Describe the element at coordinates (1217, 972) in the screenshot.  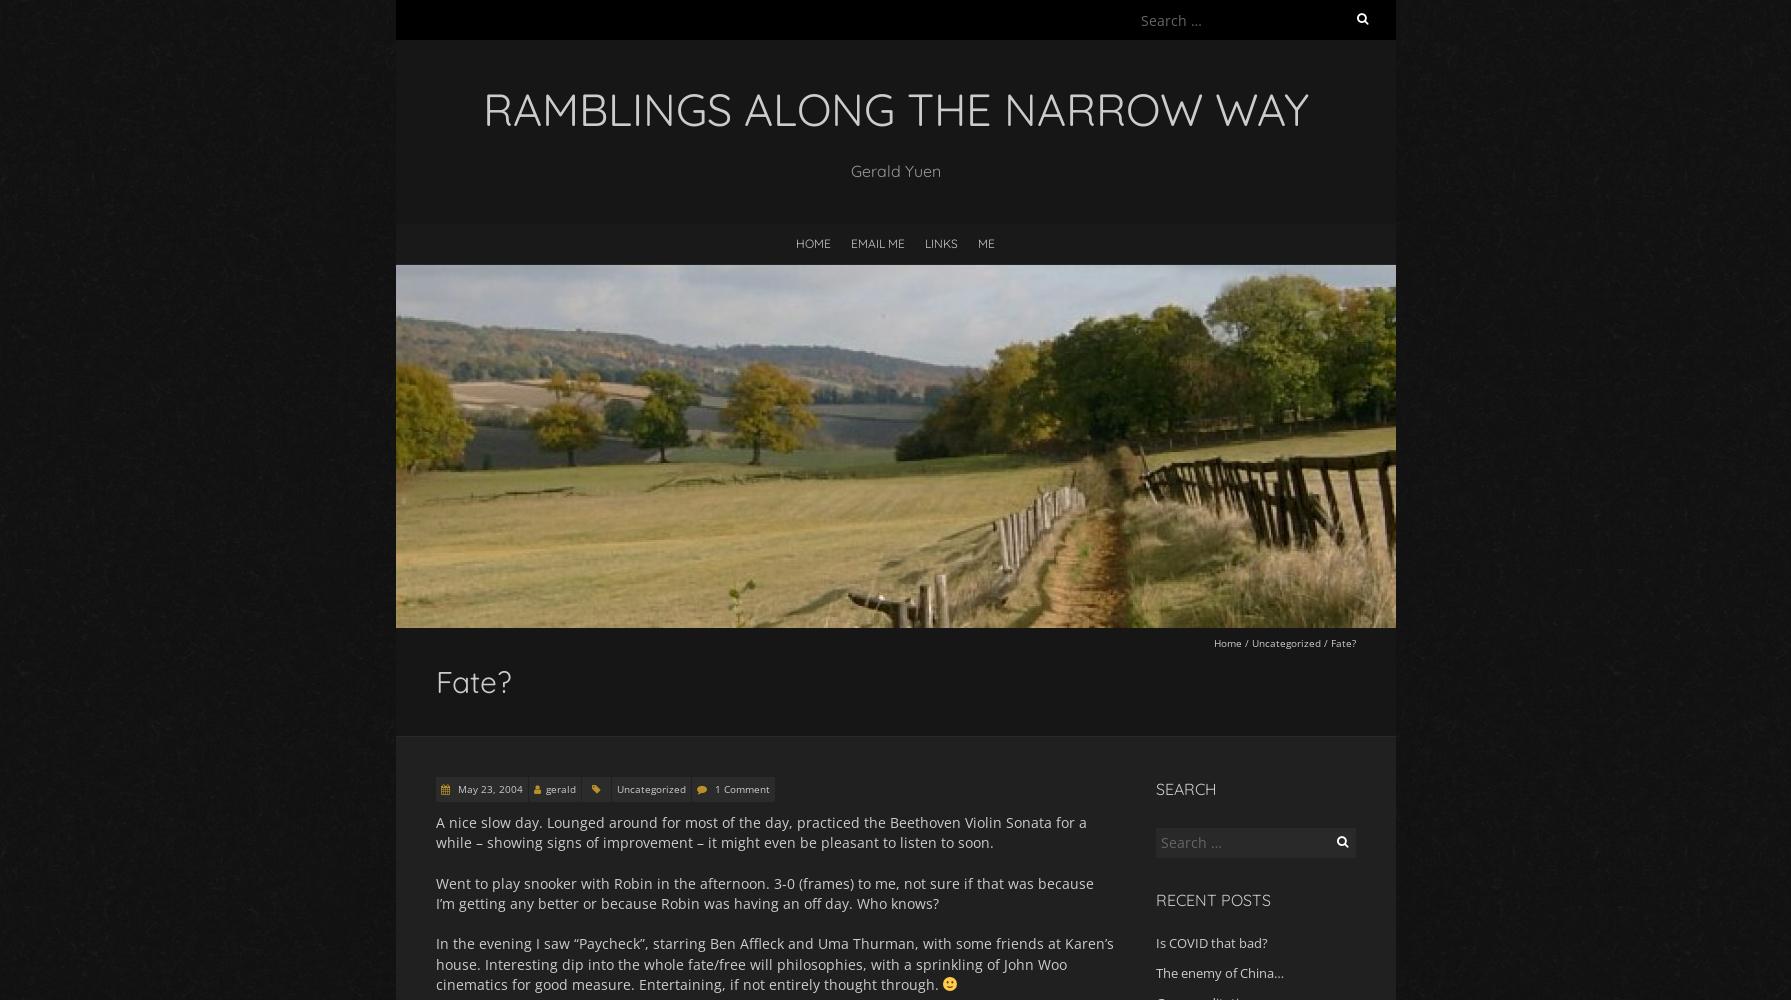
I see `'The enemy of China…'` at that location.